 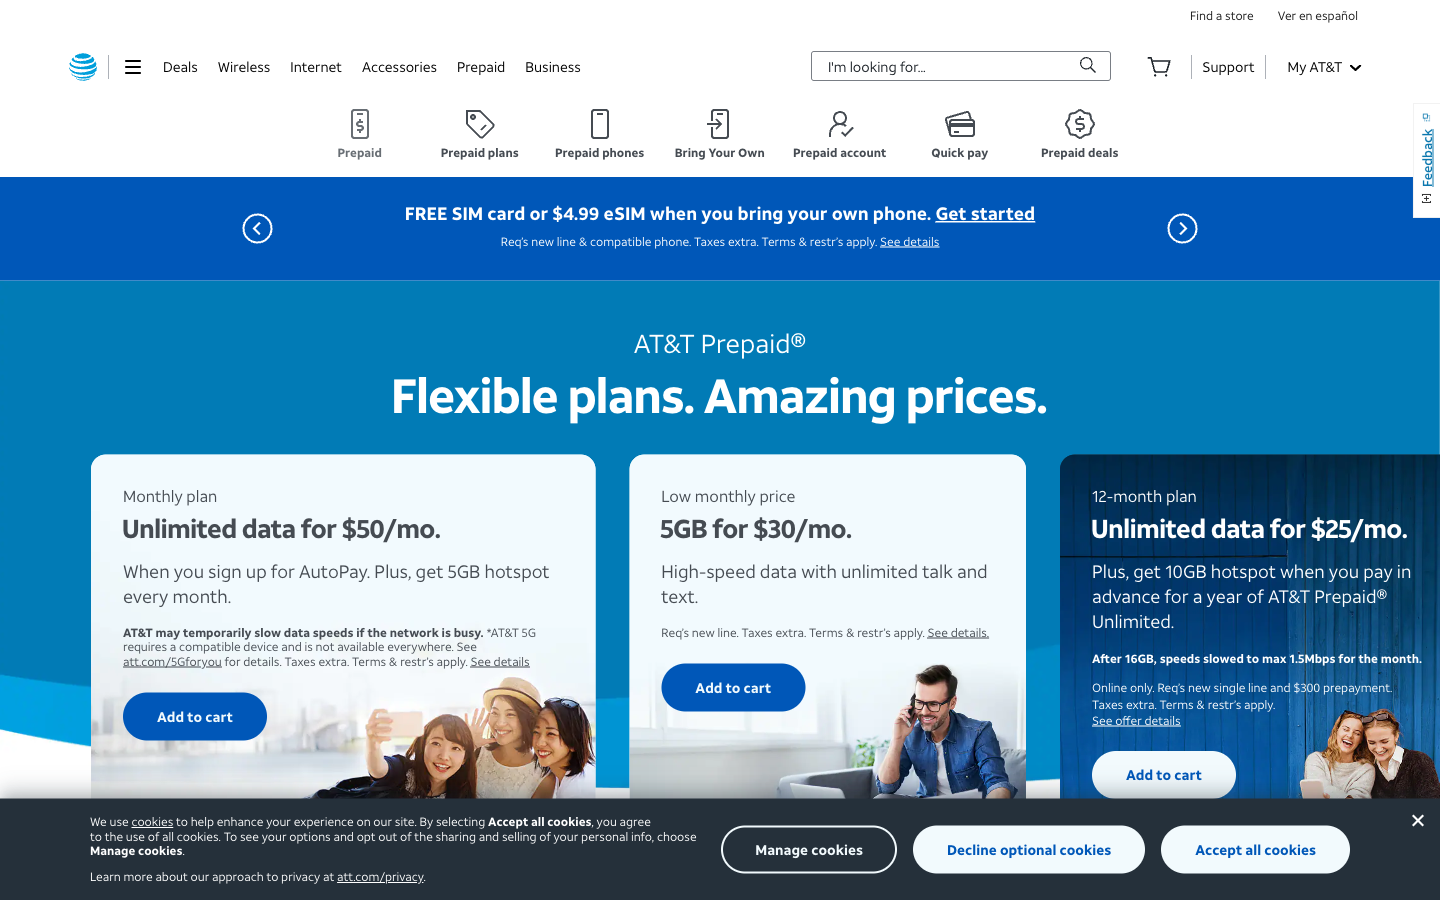 What do you see at coordinates (1159, 65) in the screenshot?
I see `your cart items` at bounding box center [1159, 65].